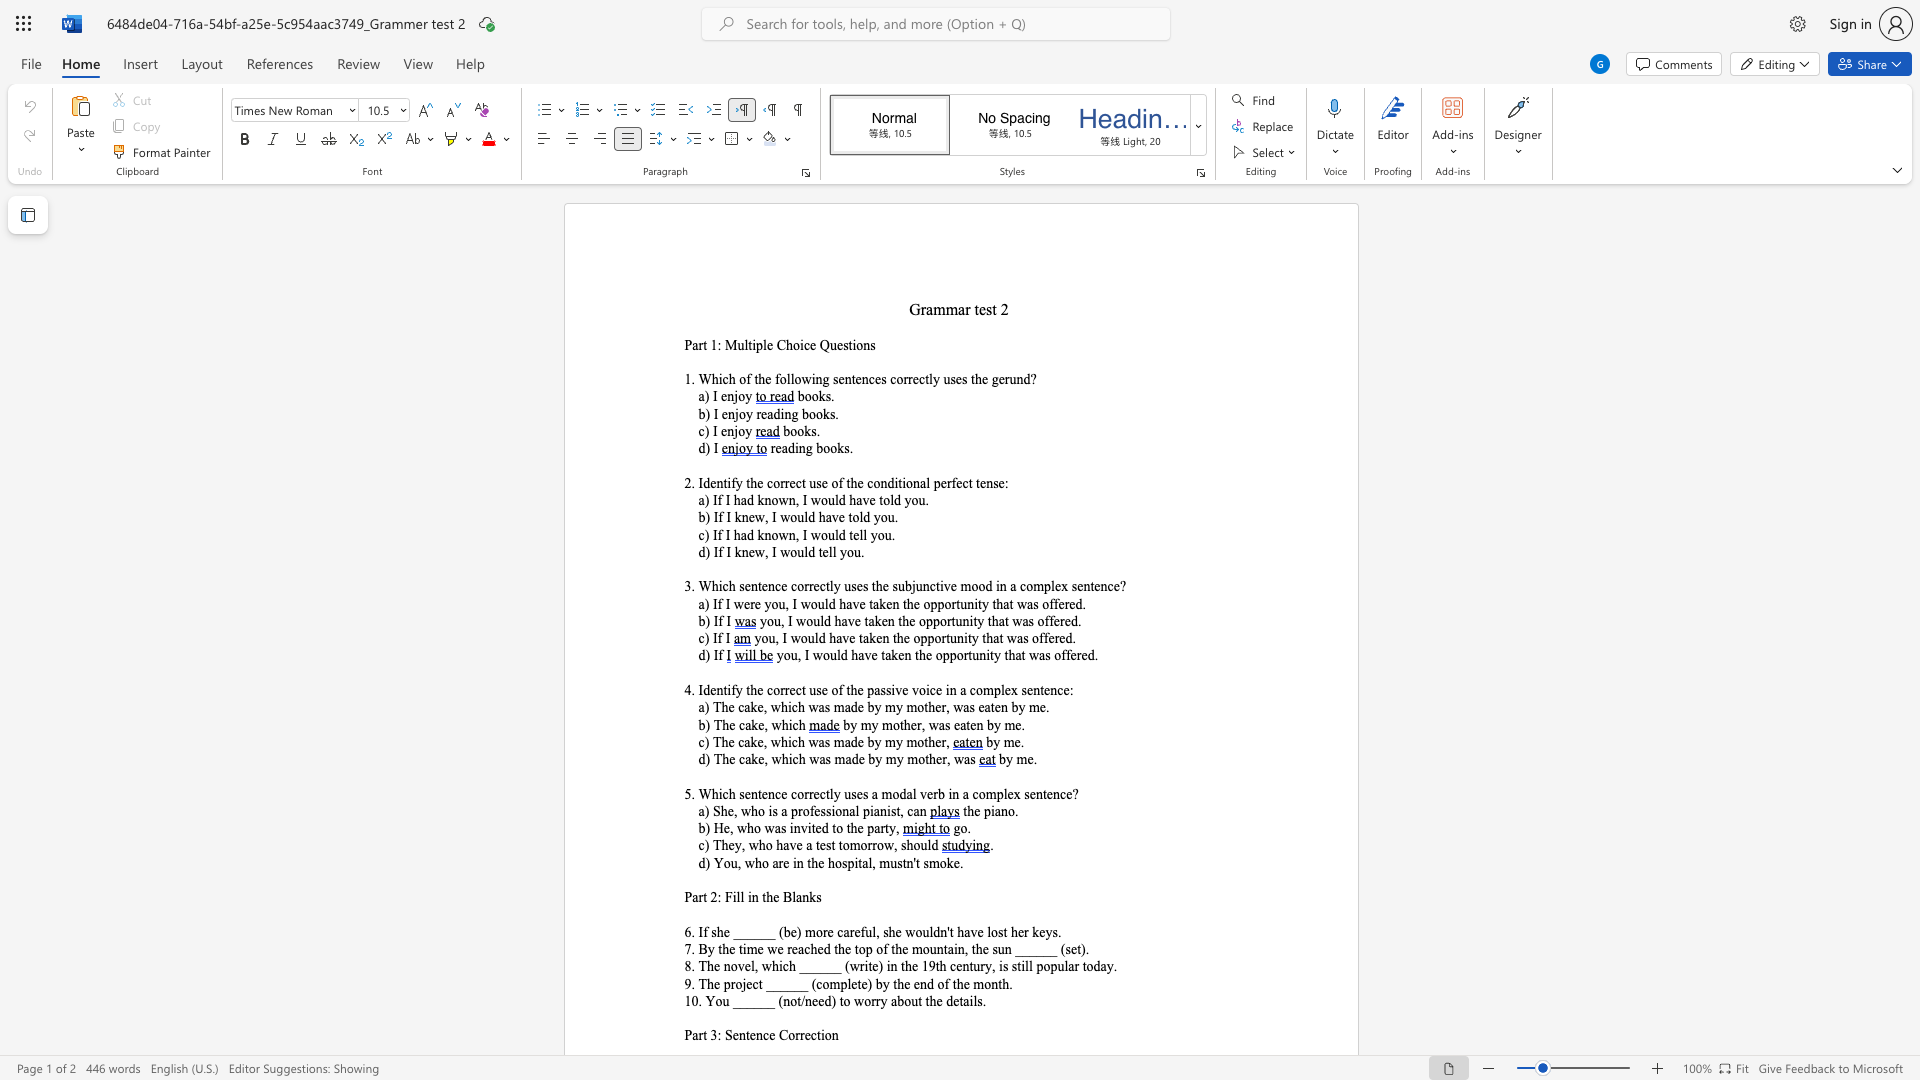  I want to click on the space between the continuous character "w" and "e" in the text, so click(742, 603).